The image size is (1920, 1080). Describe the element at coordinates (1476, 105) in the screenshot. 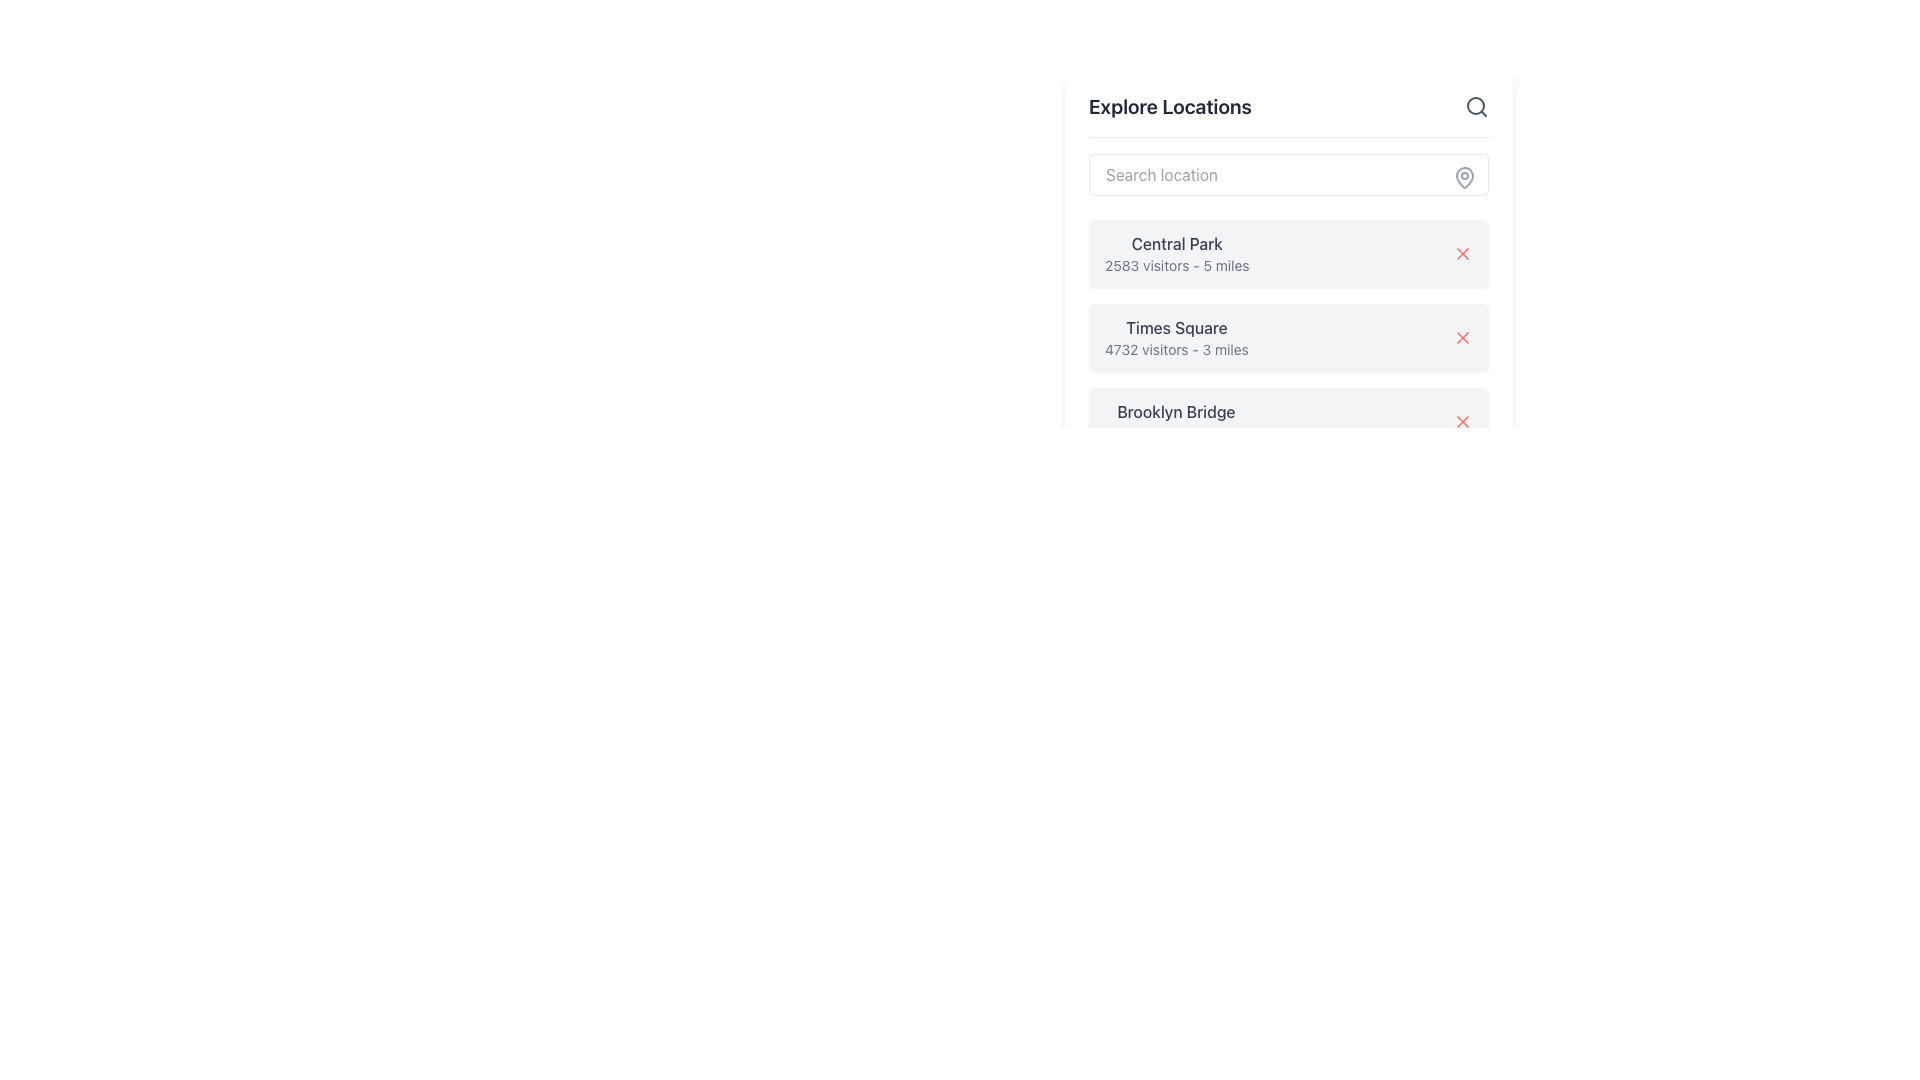

I see `the SVG circle that is part of the search icon located to the right of the 'Search location' text field` at that location.